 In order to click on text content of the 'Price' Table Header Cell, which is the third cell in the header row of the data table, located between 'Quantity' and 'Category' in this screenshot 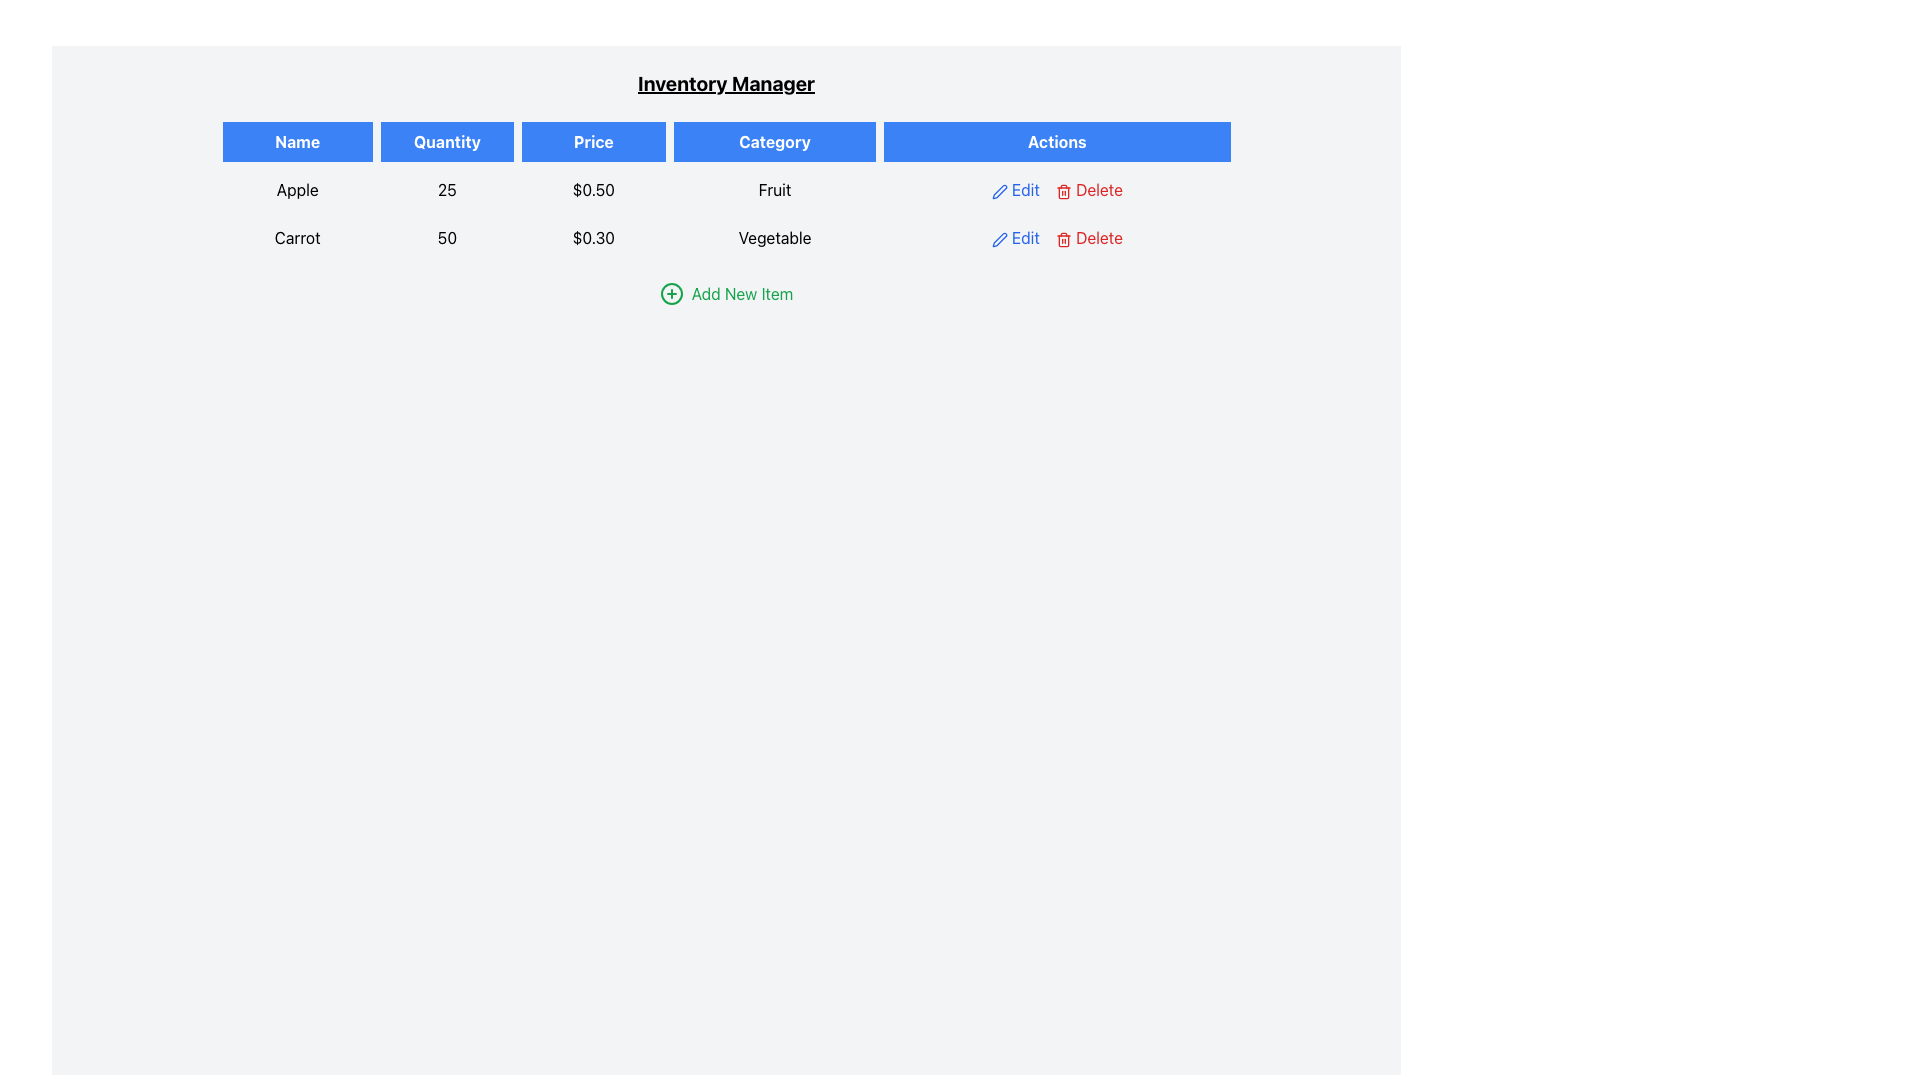, I will do `click(592, 141)`.